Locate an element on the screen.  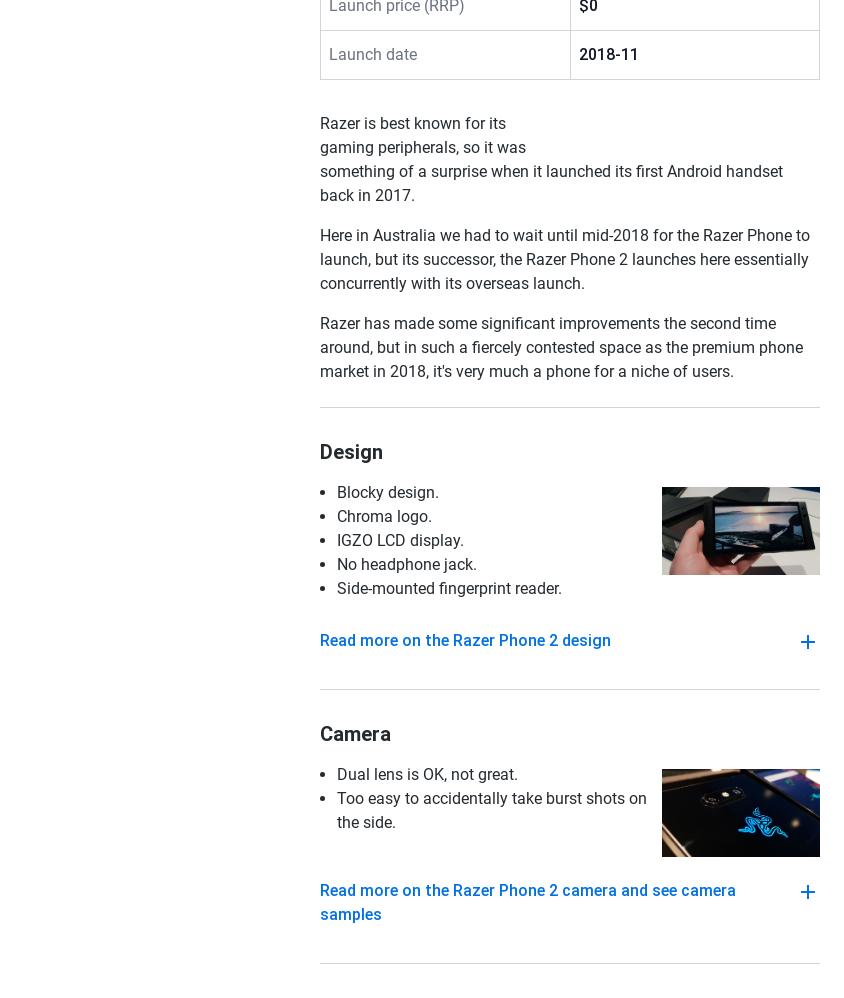
'Smartphones' is located at coordinates (55, 52).